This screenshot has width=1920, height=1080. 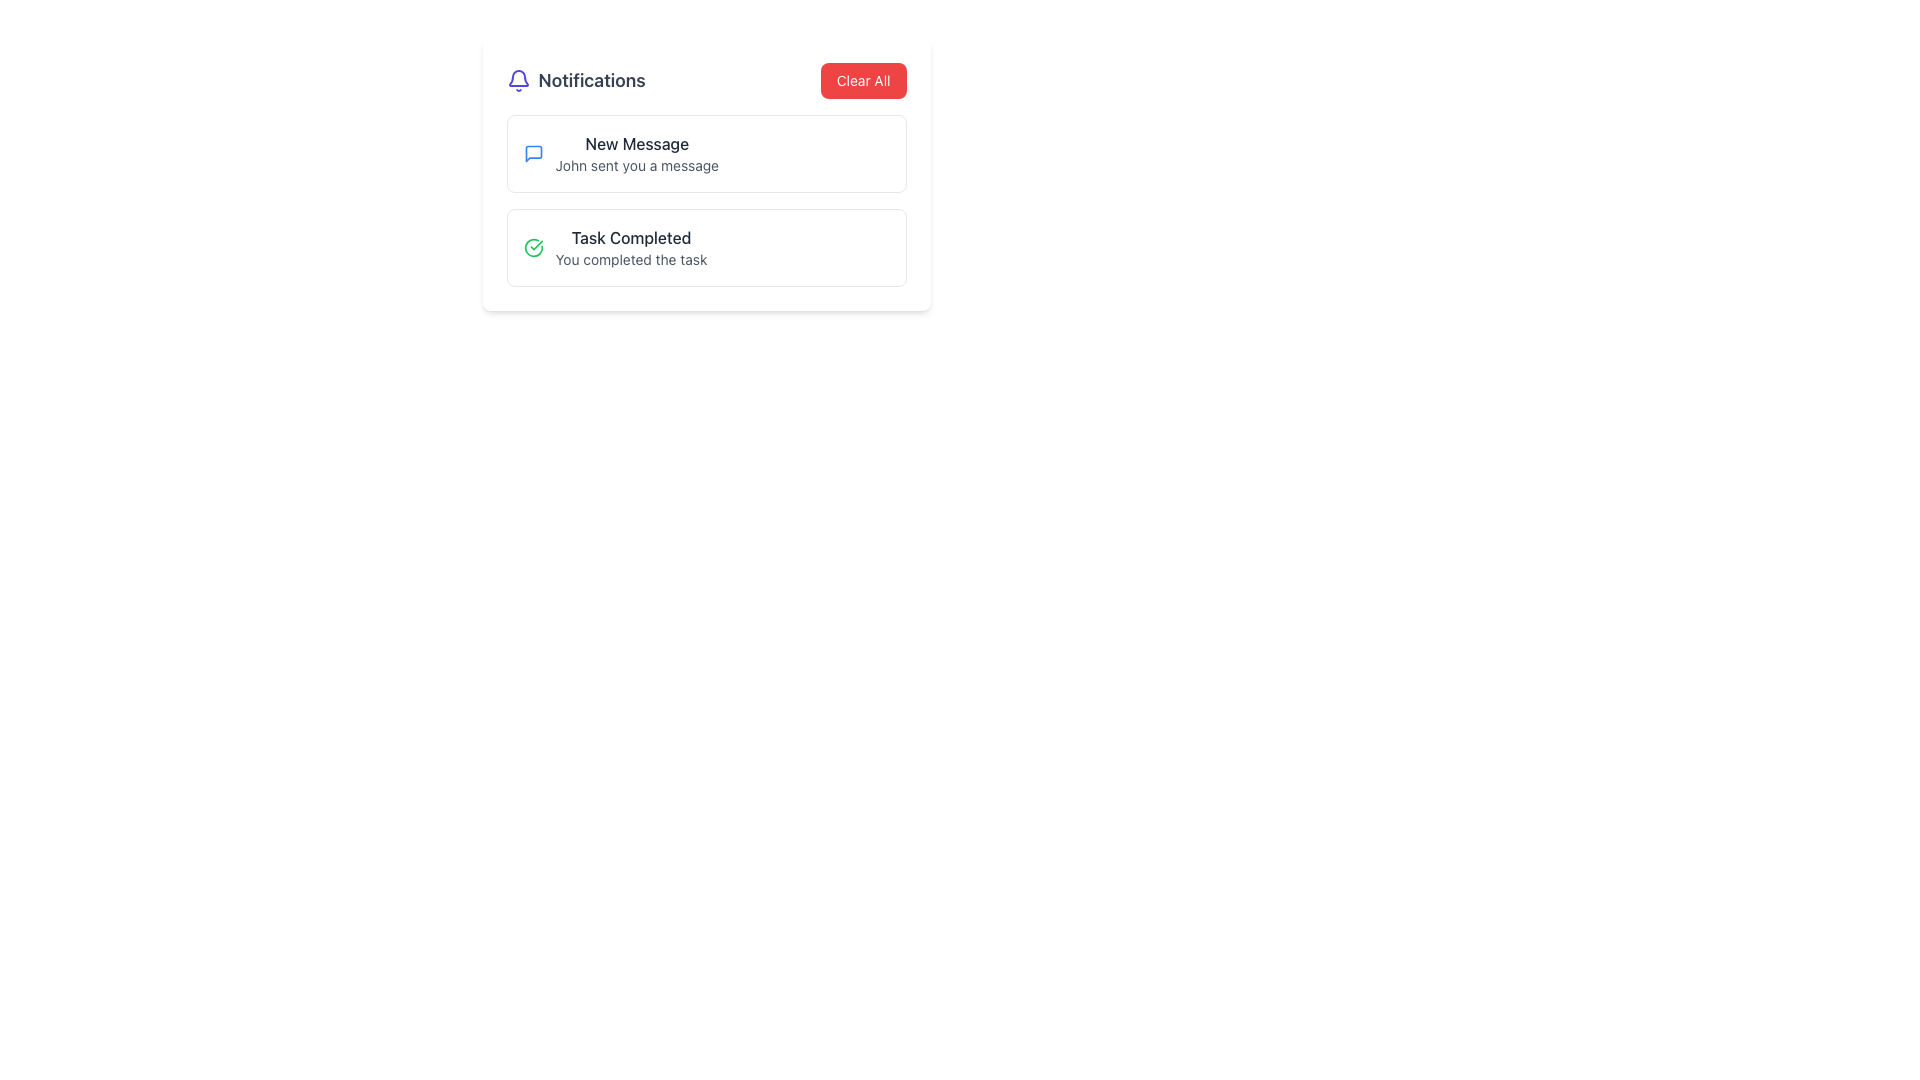 I want to click on the Text label located beneath the 'Task Completed' notification in the Notifications panel, so click(x=630, y=258).